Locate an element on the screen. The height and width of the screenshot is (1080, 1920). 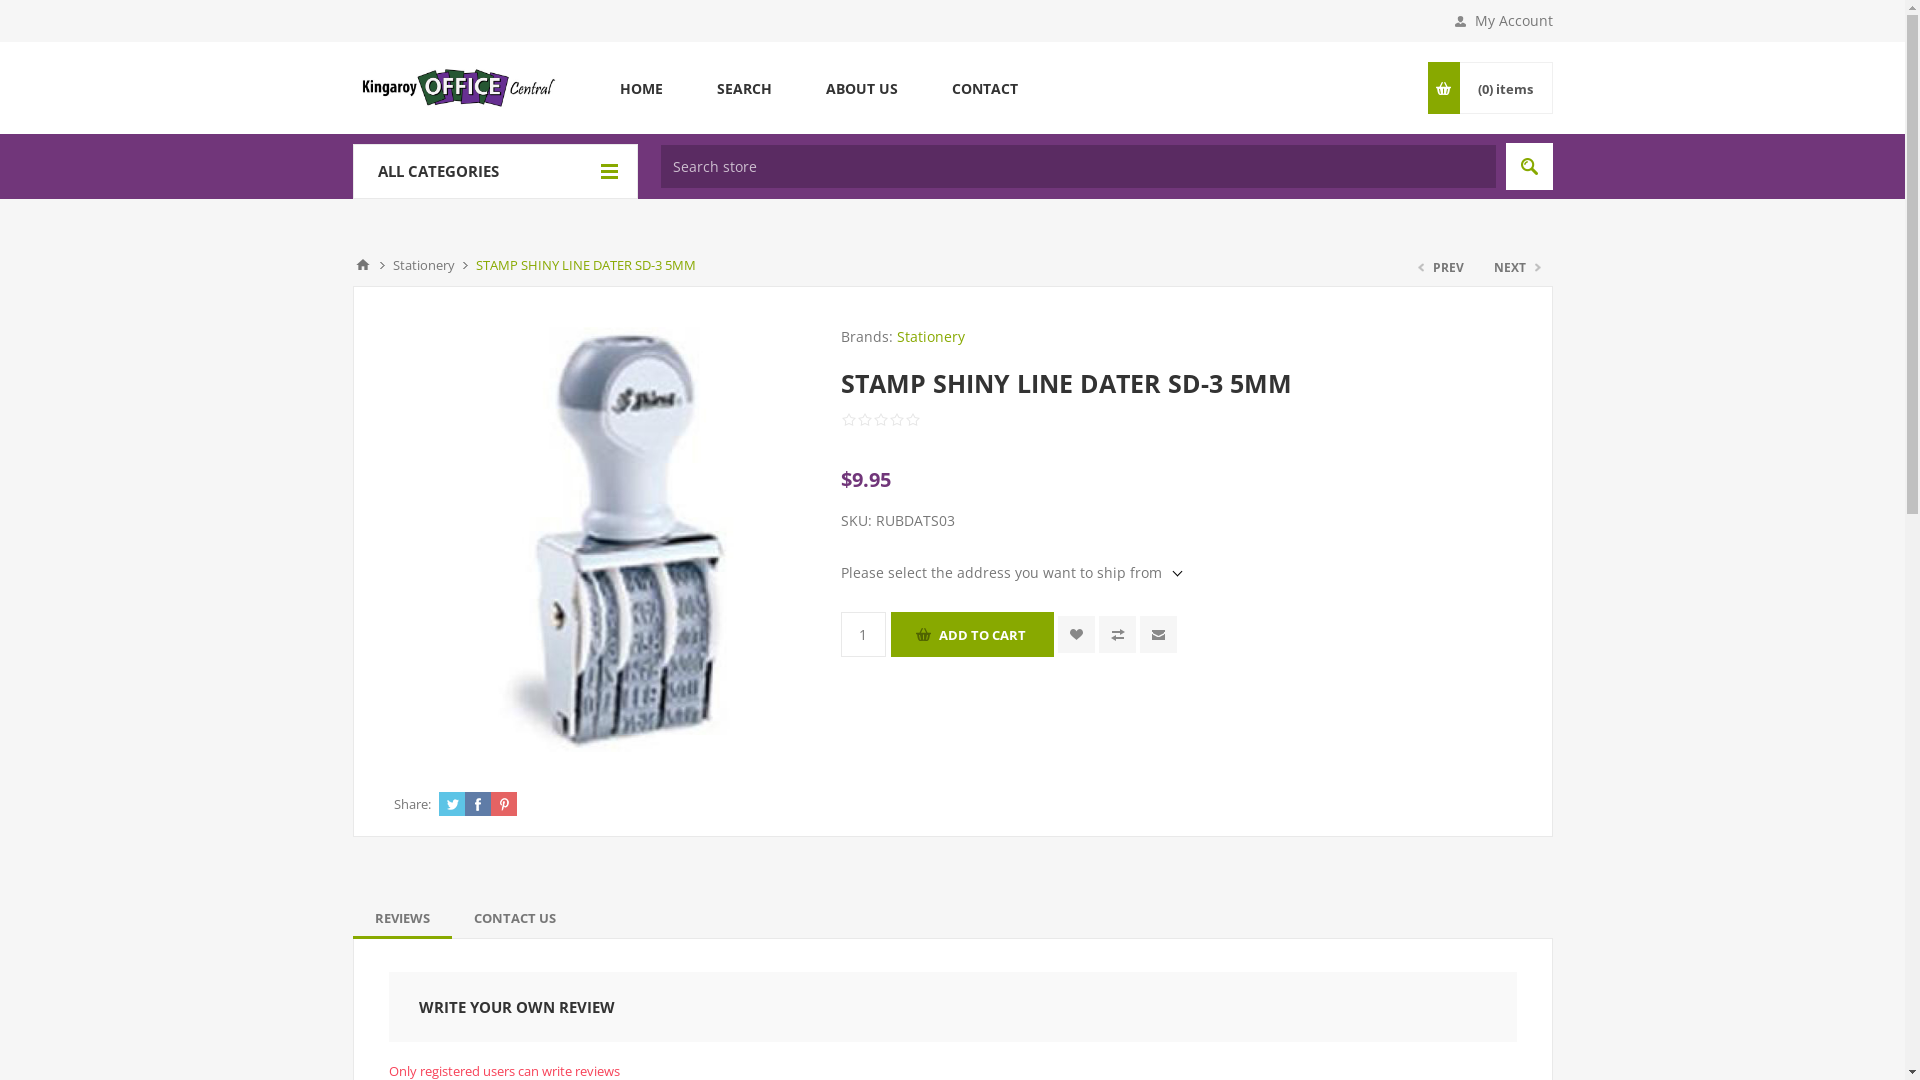
'REVIEWS' is located at coordinates (400, 918).